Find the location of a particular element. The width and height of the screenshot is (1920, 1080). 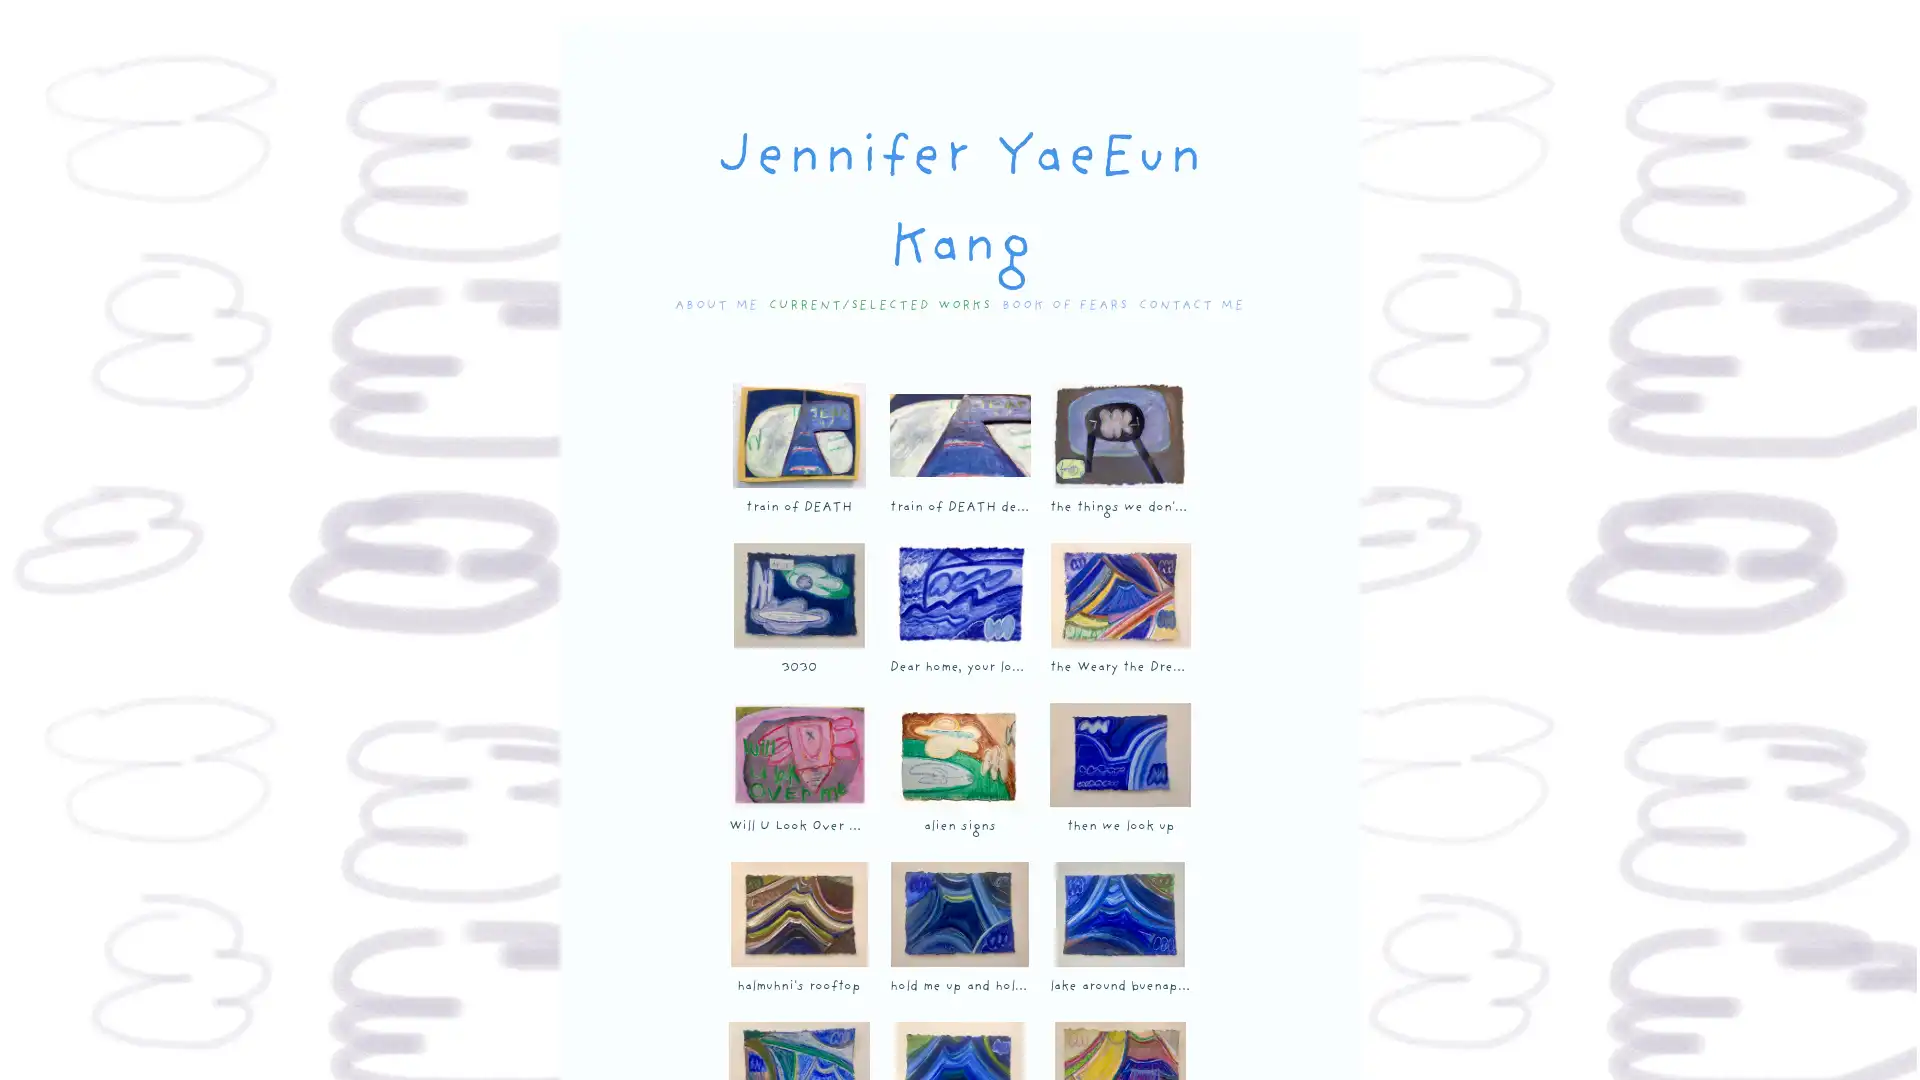

View fullsize train of DEATH detail shot is located at coordinates (958, 434).